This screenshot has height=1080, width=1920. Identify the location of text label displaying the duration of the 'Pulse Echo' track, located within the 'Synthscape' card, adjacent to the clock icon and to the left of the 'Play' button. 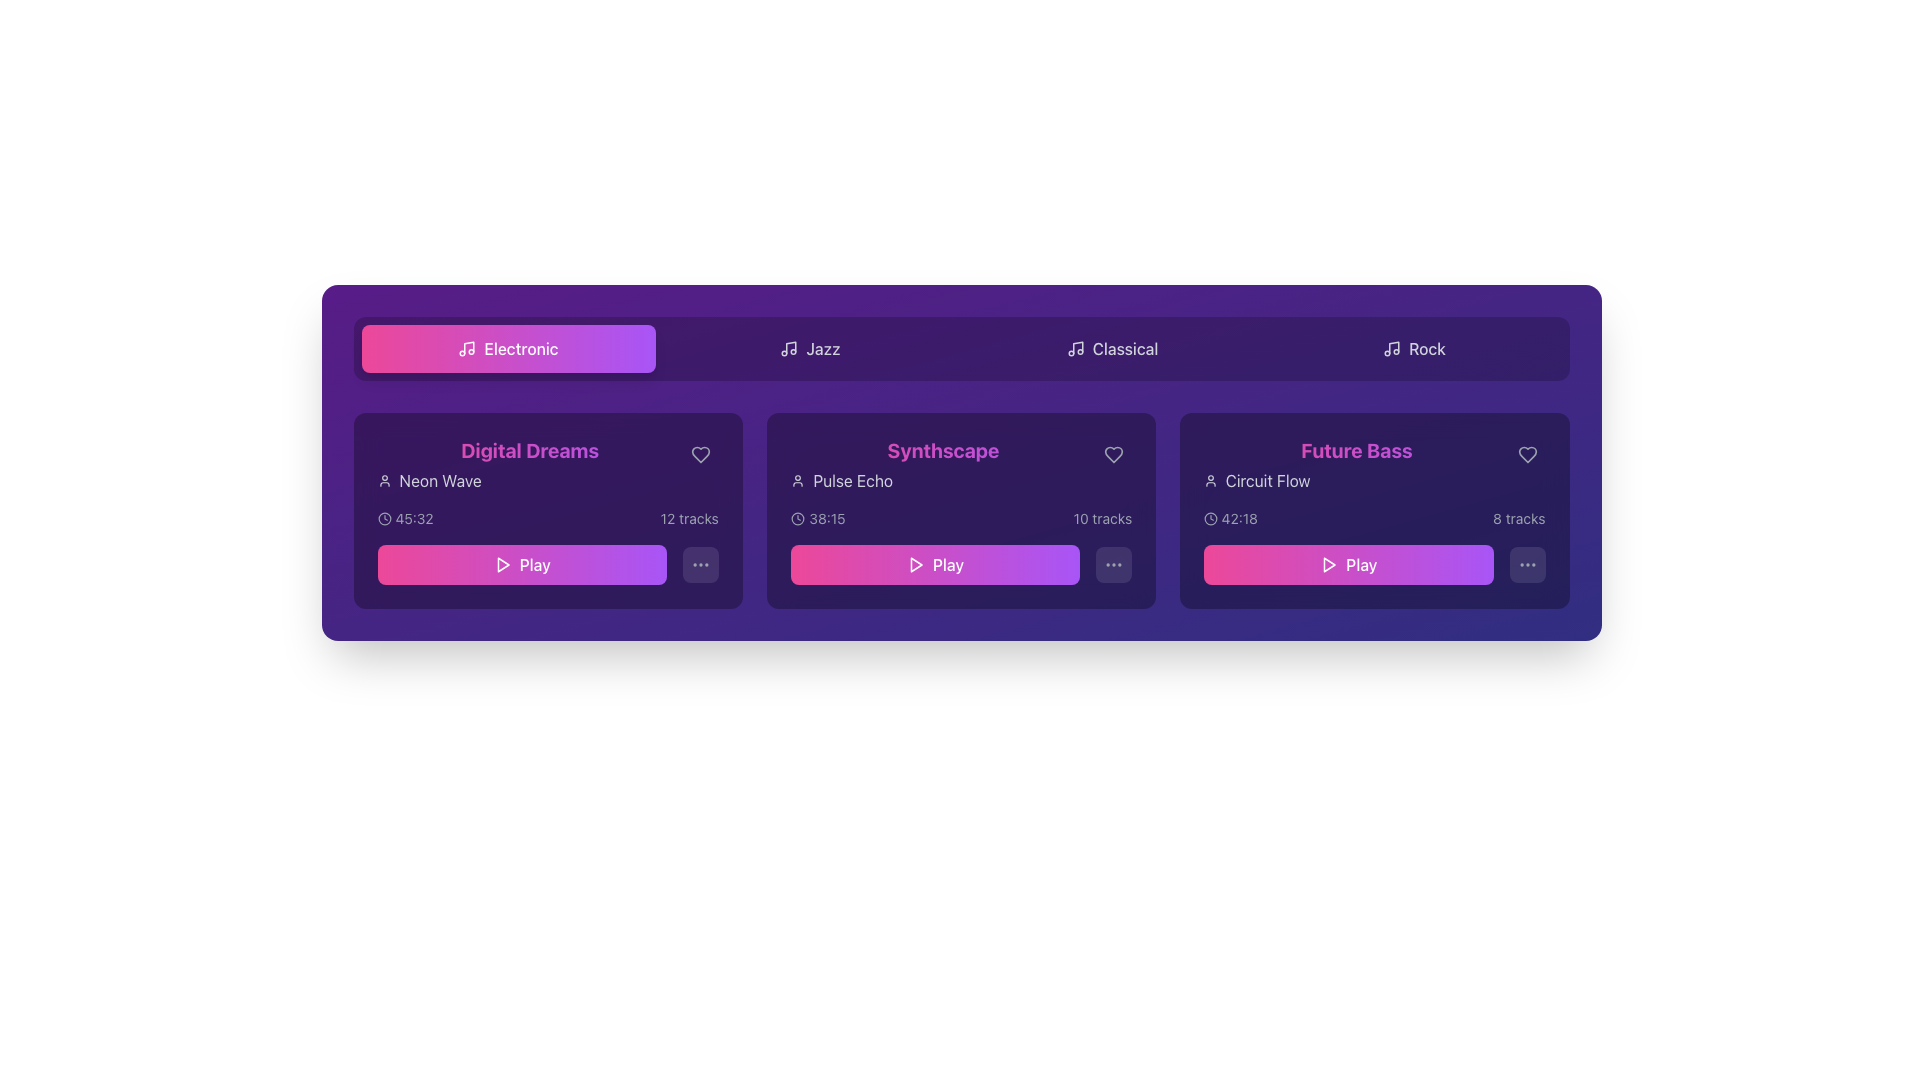
(826, 518).